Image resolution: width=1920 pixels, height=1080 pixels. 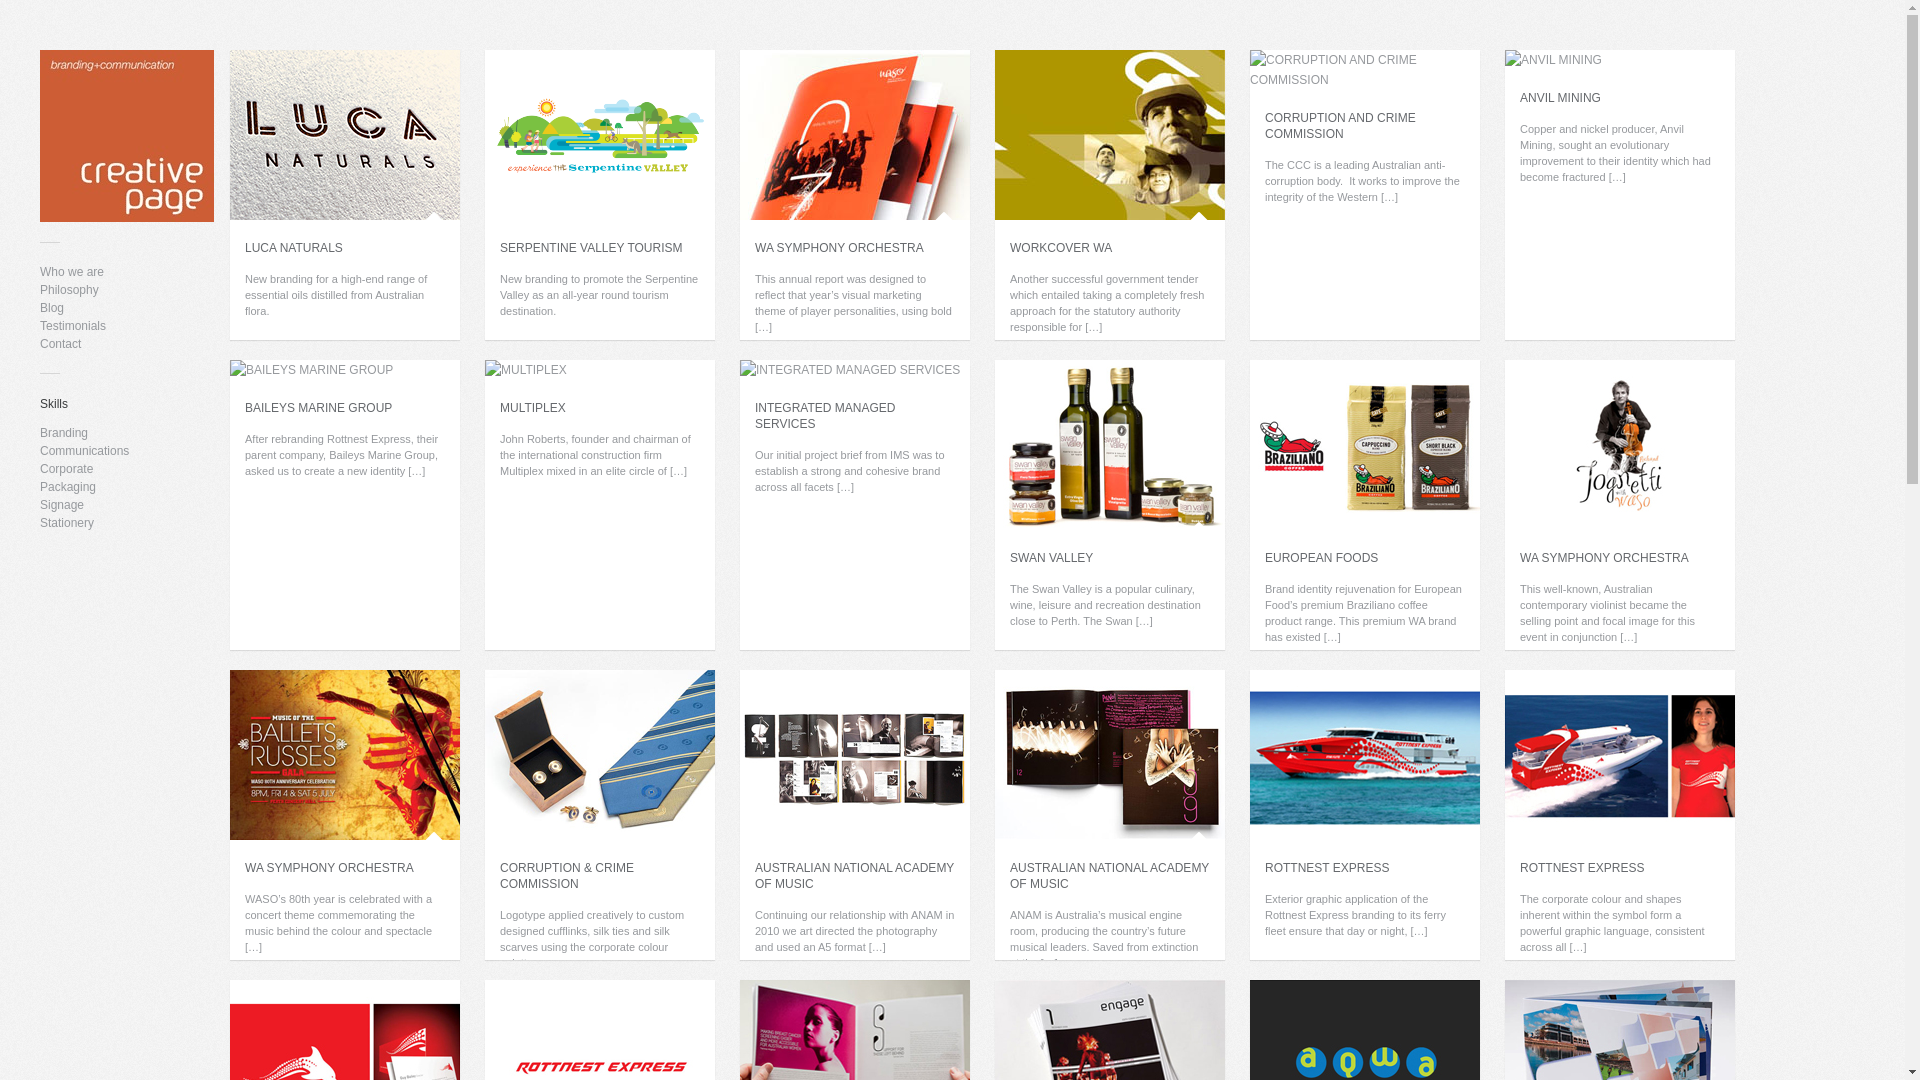 What do you see at coordinates (1340, 126) in the screenshot?
I see `'CORRUPTION AND CRIME COMMISSION'` at bounding box center [1340, 126].